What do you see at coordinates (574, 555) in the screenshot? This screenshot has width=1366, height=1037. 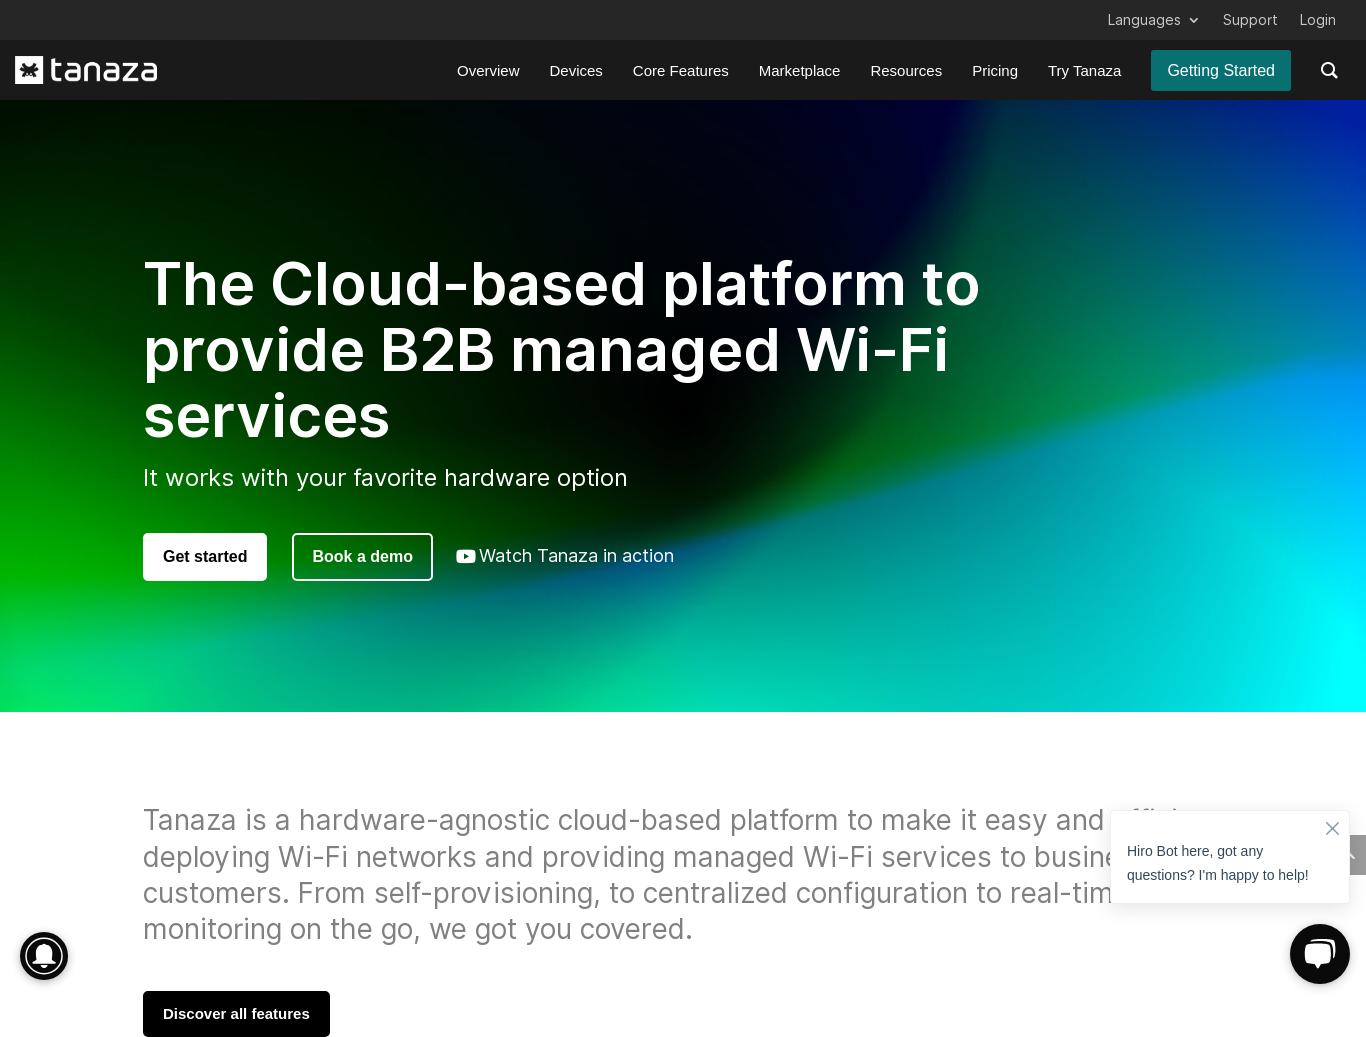 I see `'Watch Tanaza in action'` at bounding box center [574, 555].